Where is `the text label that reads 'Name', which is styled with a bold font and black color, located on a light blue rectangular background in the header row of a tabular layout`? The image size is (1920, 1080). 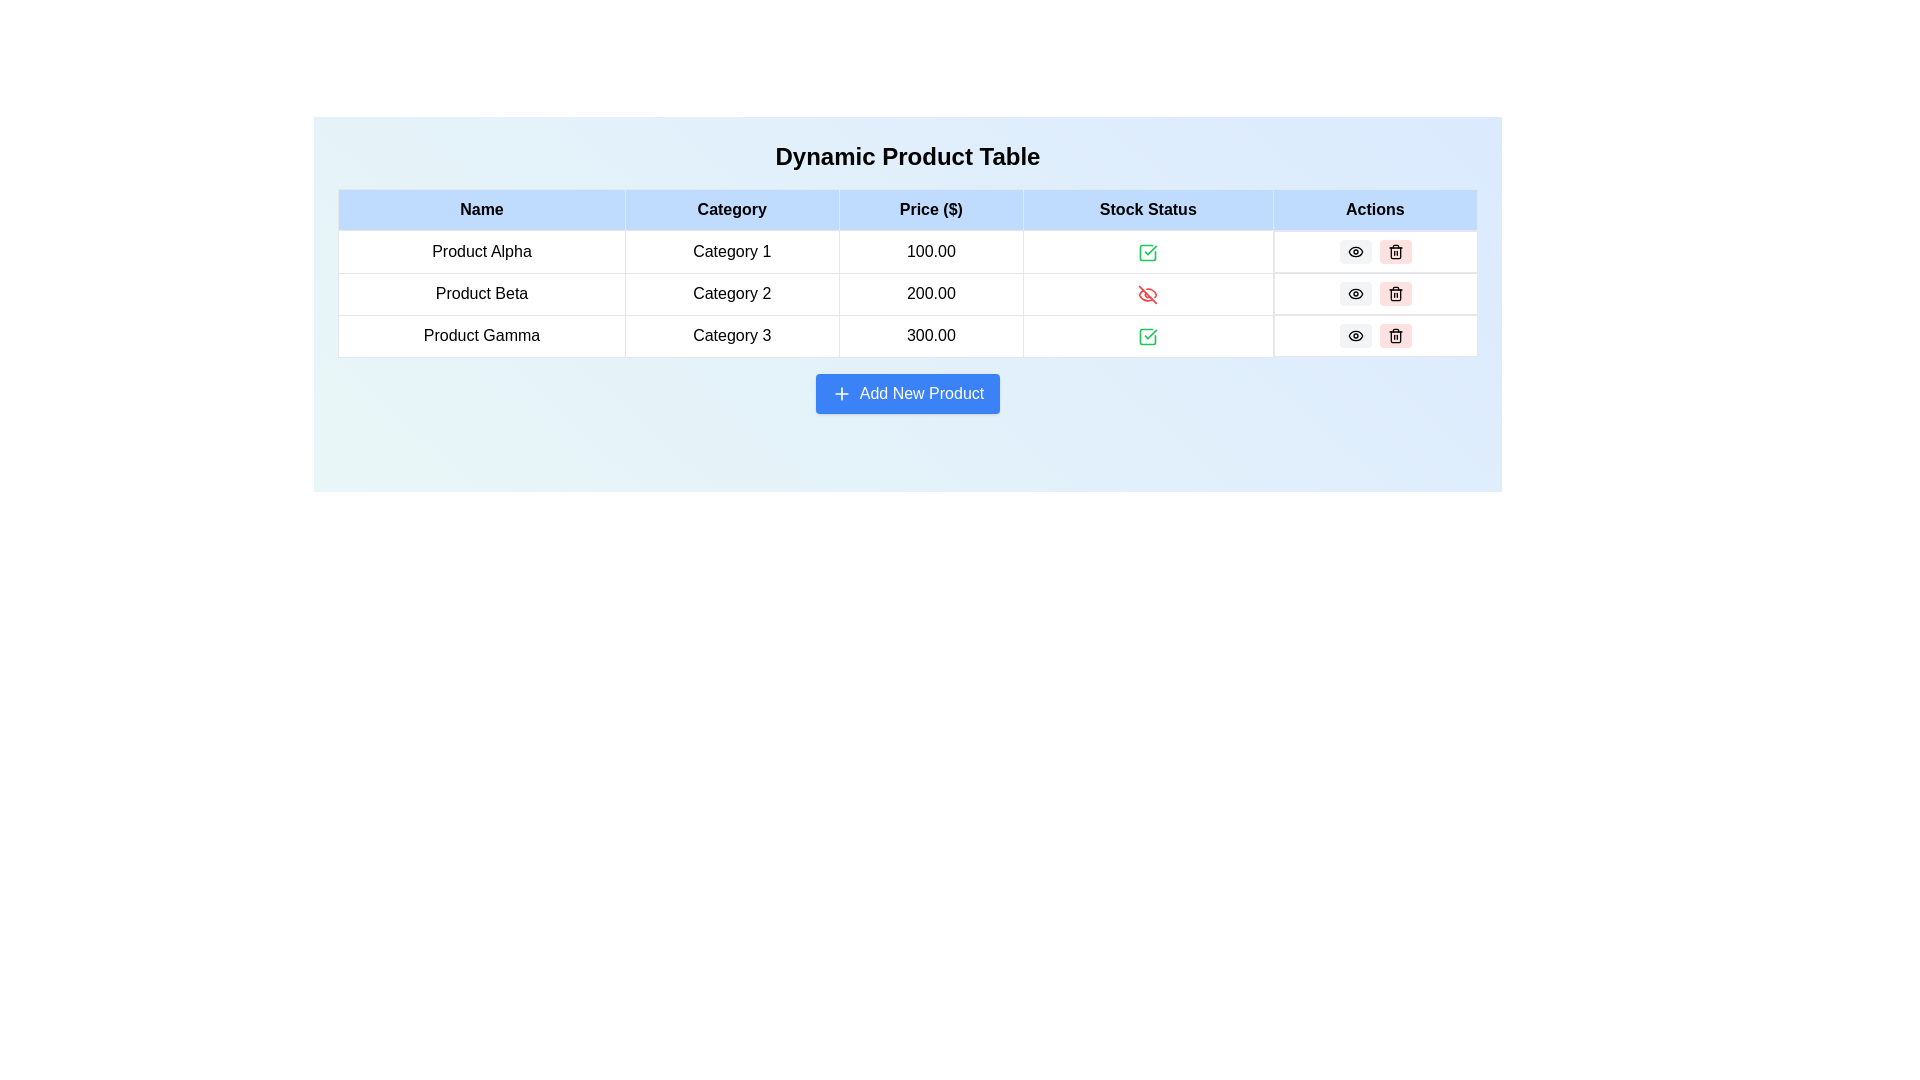 the text label that reads 'Name', which is styled with a bold font and black color, located on a light blue rectangular background in the header row of a tabular layout is located at coordinates (481, 209).